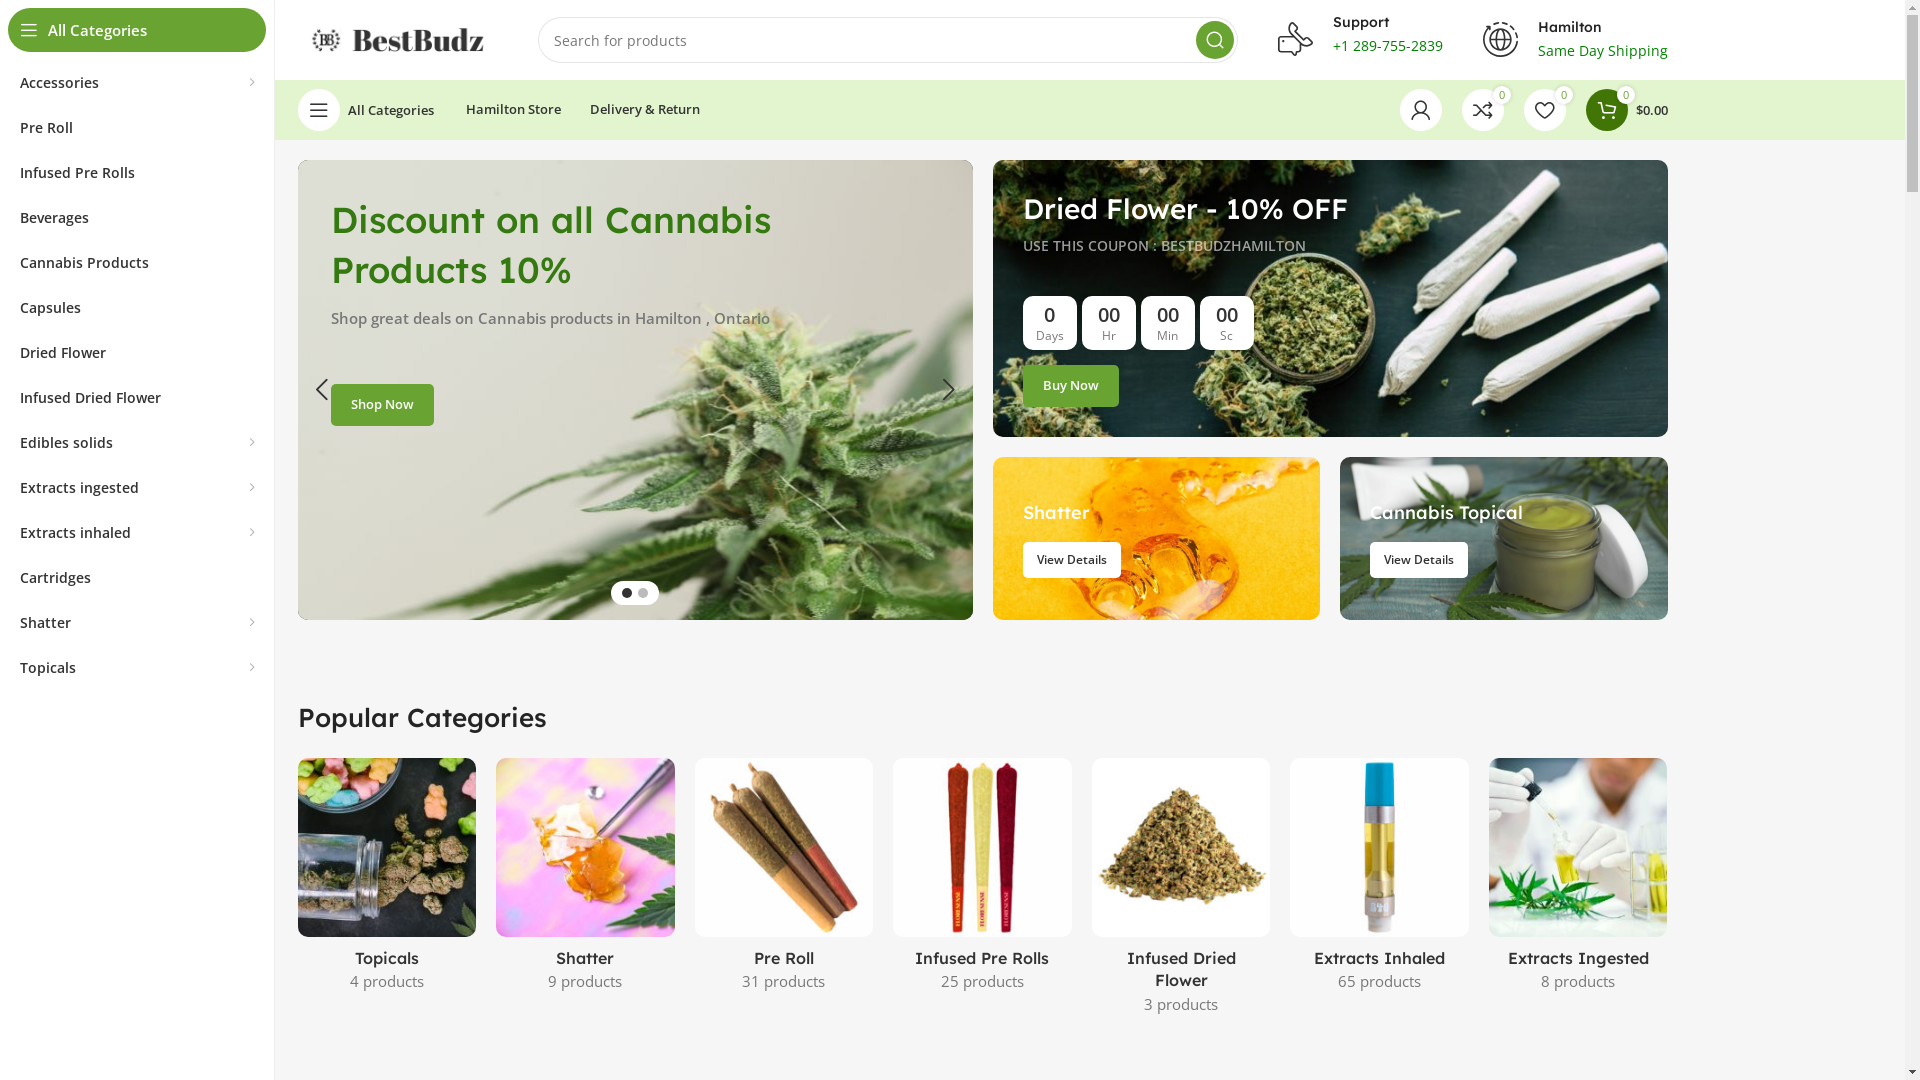 The width and height of the screenshot is (1920, 1080). Describe the element at coordinates (453, 110) in the screenshot. I see `'Hamilton Store'` at that location.